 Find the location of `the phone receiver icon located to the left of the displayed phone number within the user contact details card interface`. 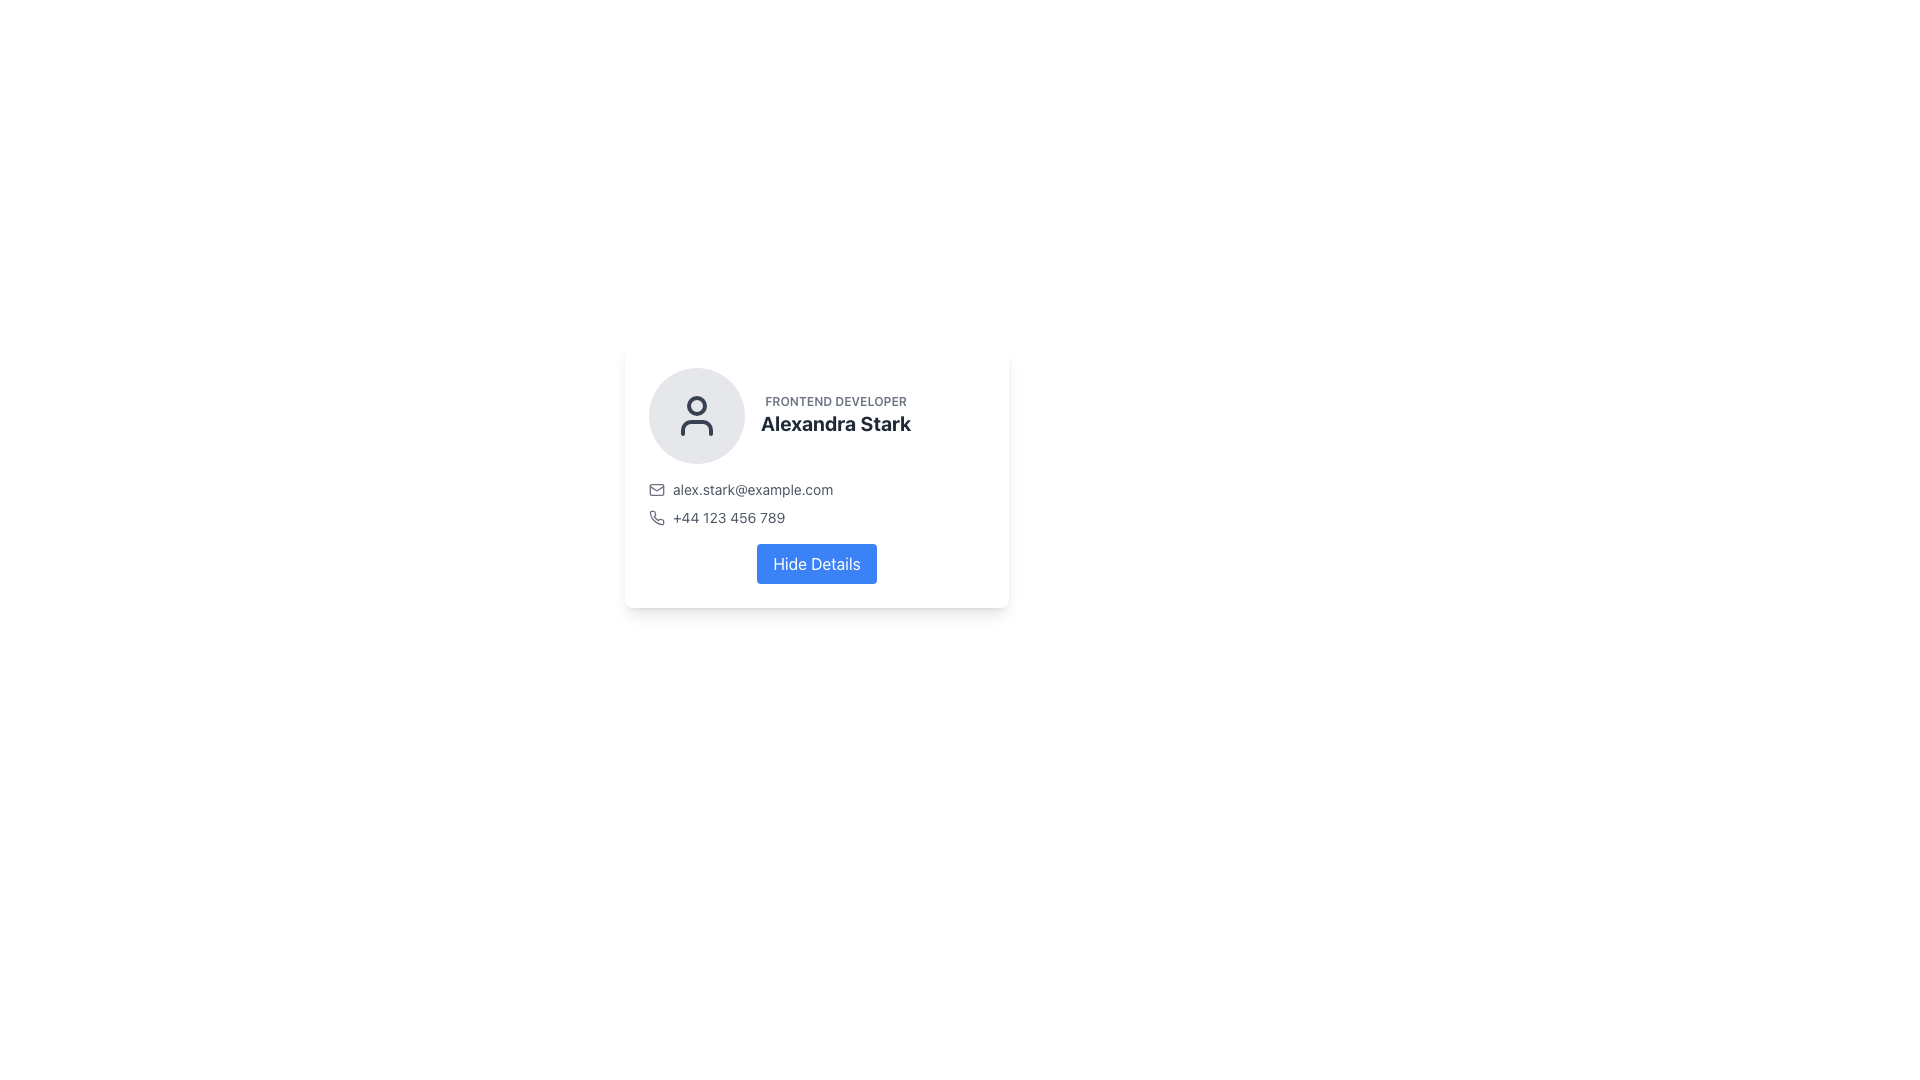

the phone receiver icon located to the left of the displayed phone number within the user contact details card interface is located at coordinates (657, 515).